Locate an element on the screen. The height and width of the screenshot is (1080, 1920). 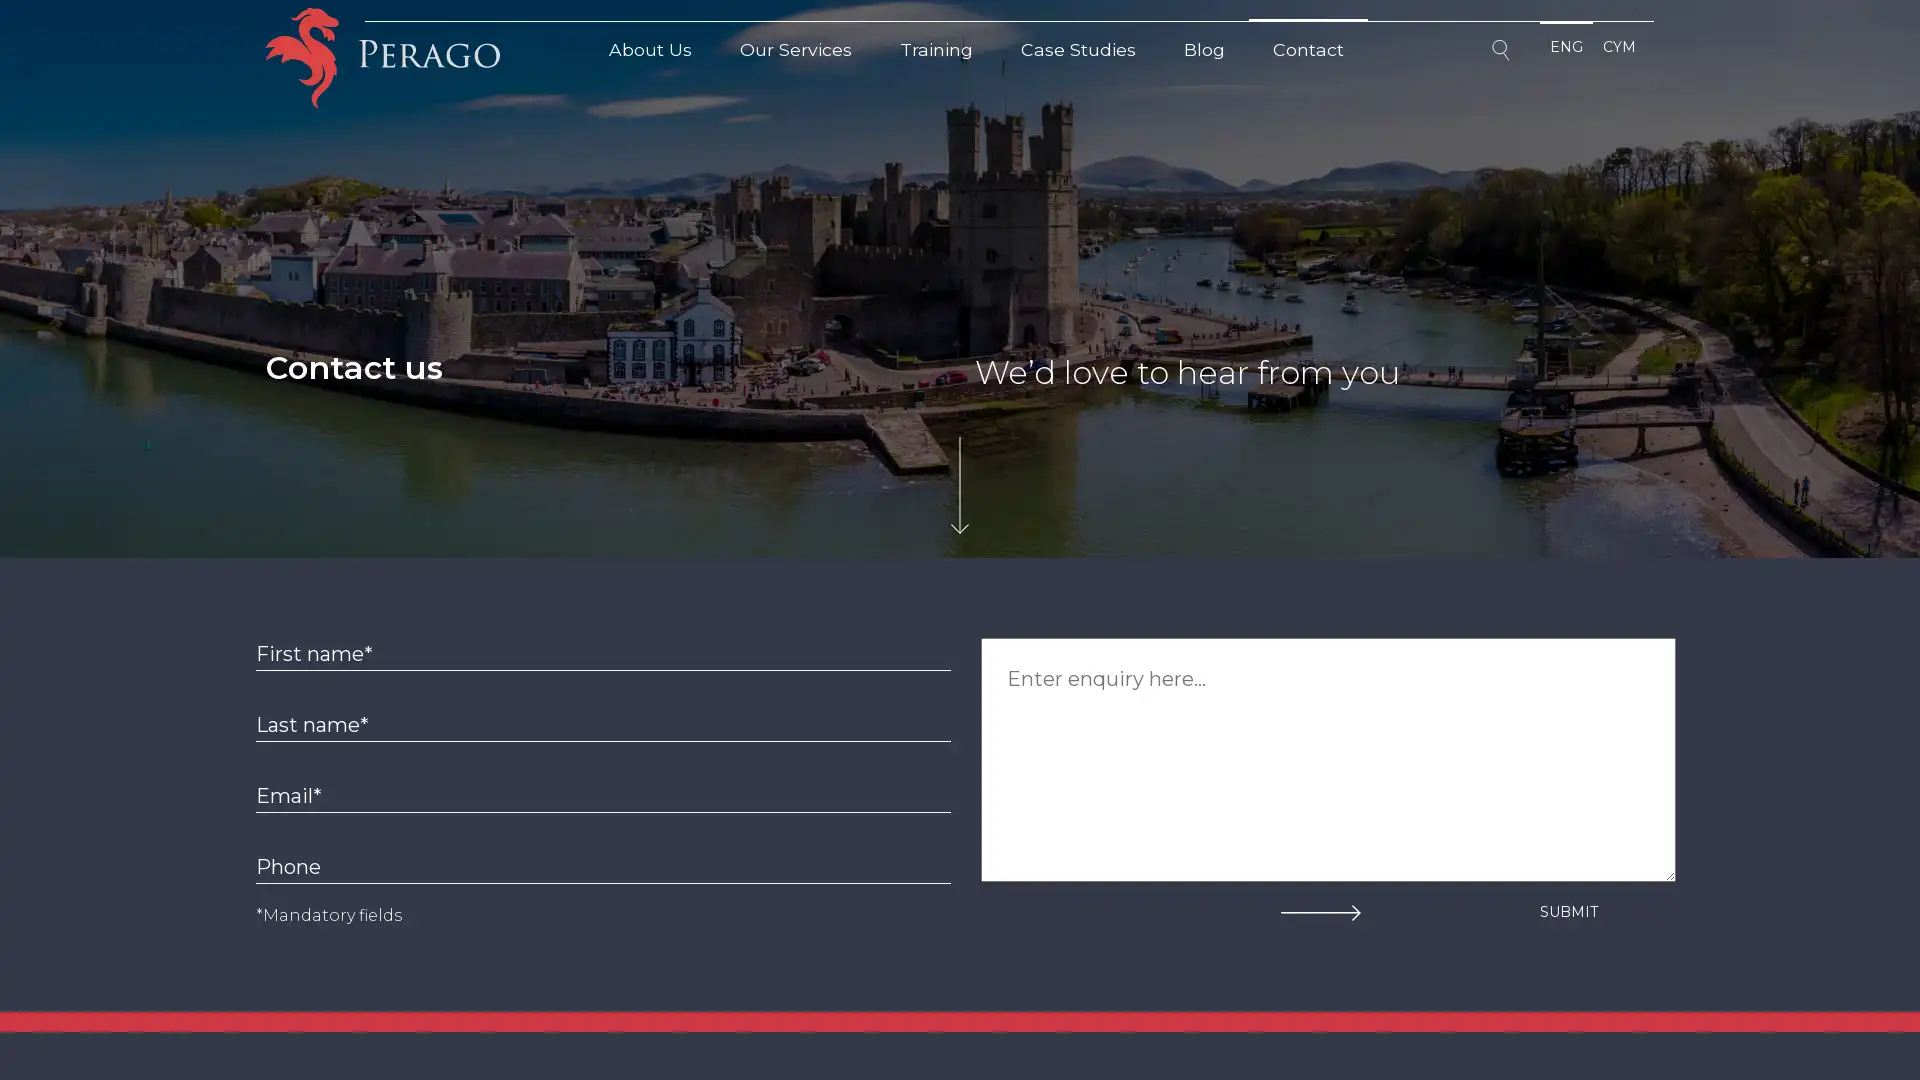
Submit is located at coordinates (1568, 911).